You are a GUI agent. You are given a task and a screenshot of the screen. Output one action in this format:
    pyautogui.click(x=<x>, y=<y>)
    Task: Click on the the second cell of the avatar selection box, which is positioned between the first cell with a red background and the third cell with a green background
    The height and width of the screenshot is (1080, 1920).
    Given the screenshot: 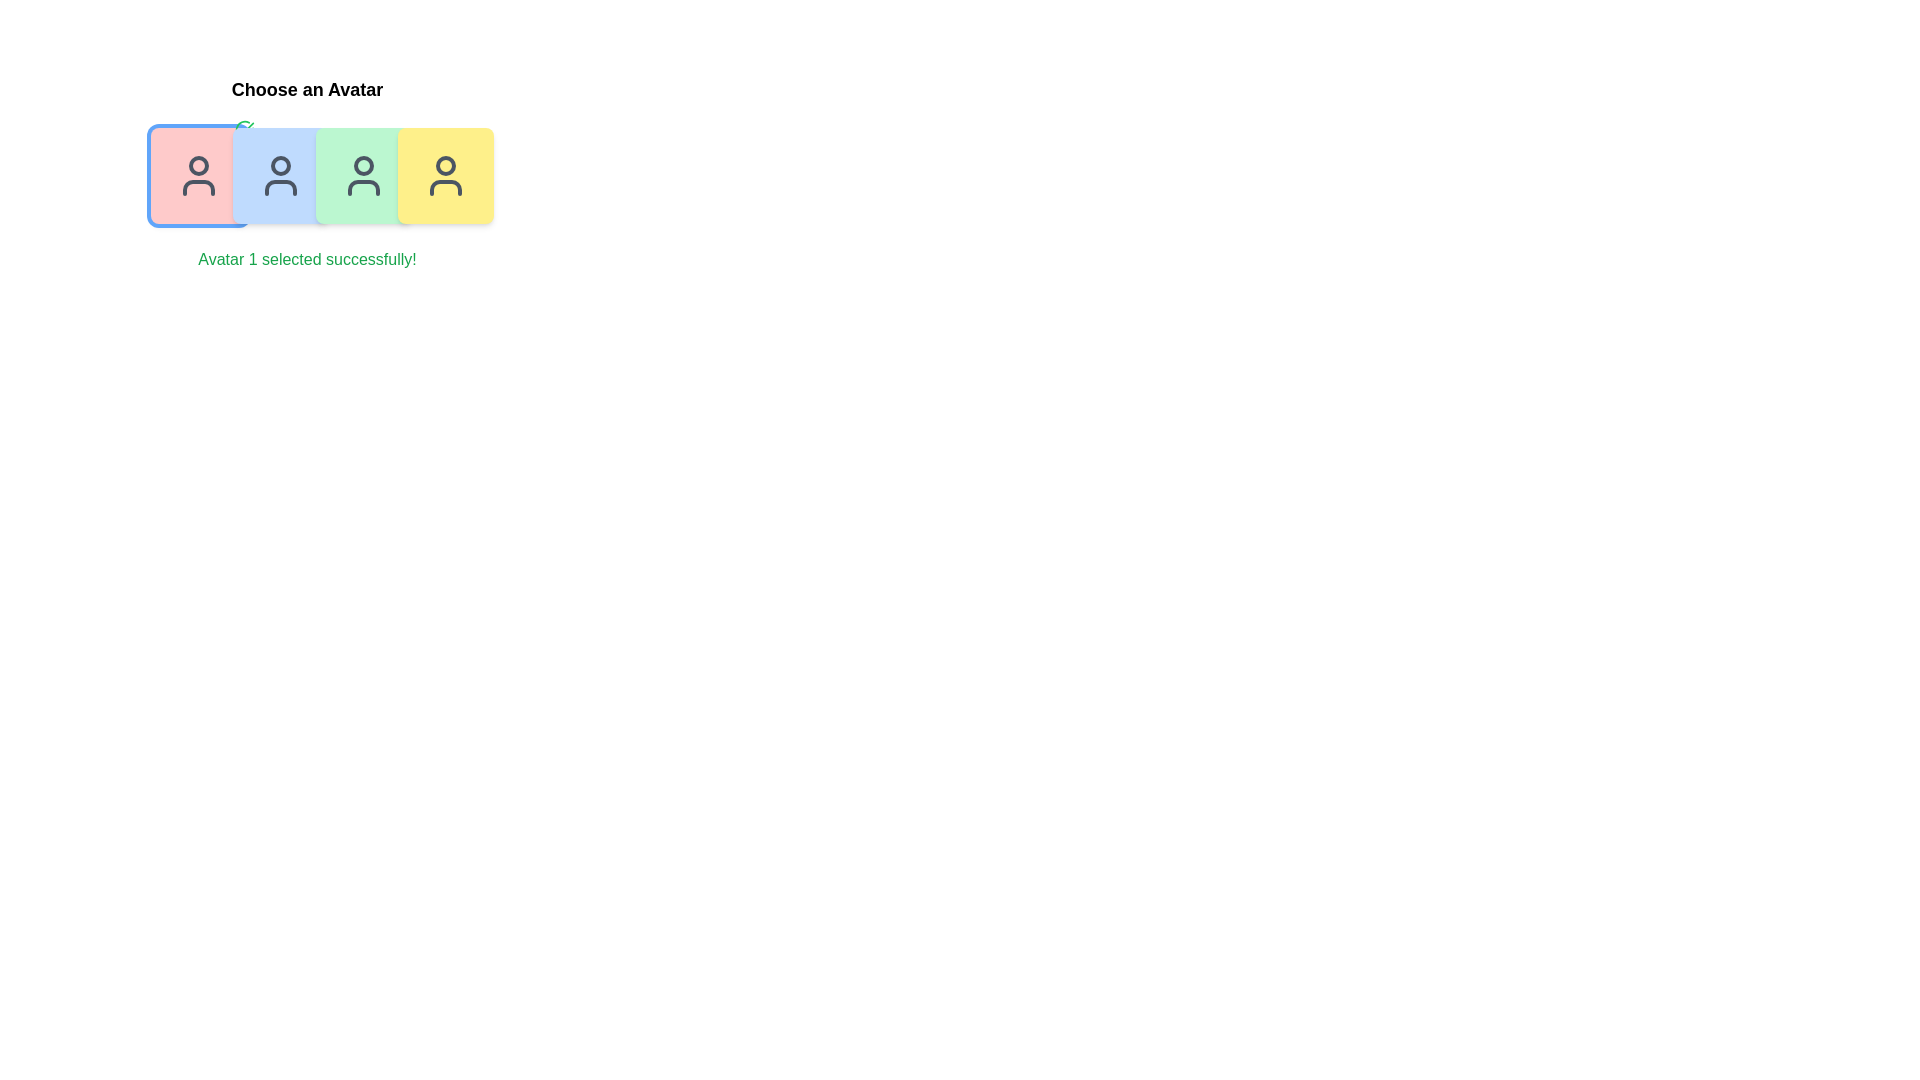 What is the action you would take?
    pyautogui.click(x=306, y=175)
    